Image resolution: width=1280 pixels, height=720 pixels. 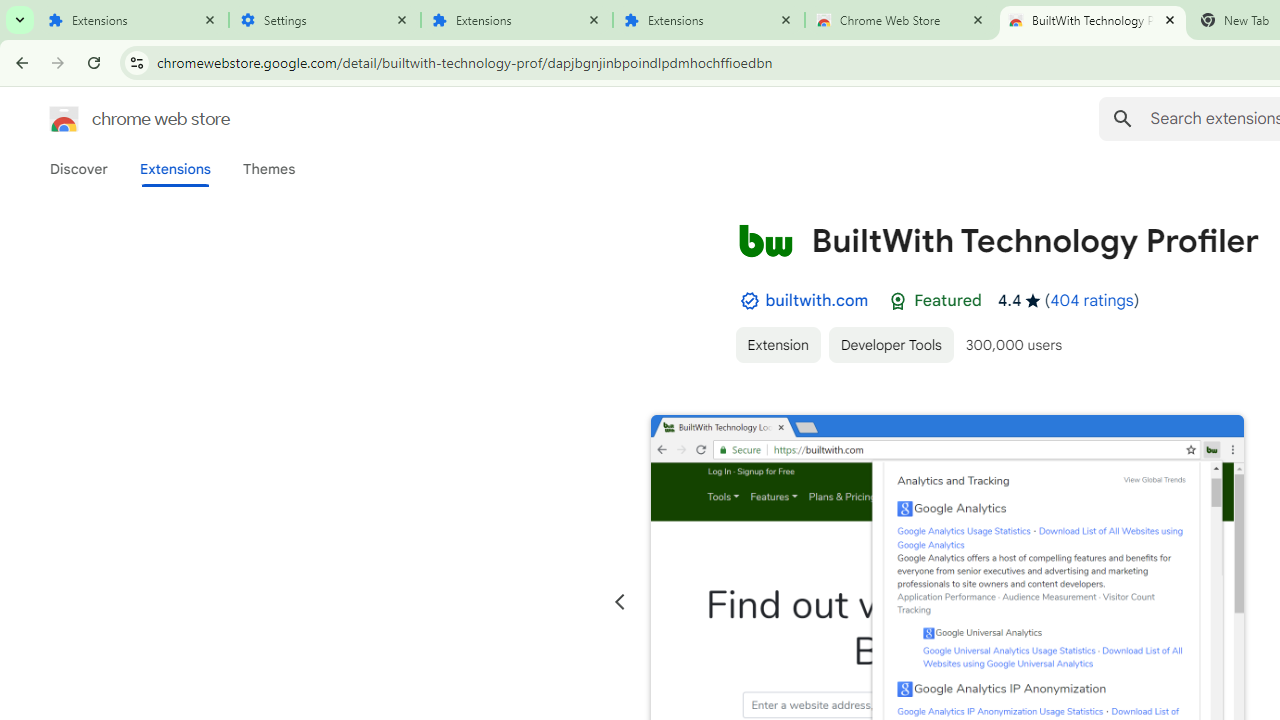 What do you see at coordinates (748, 301) in the screenshot?
I see `'By Established Publisher Badge'` at bounding box center [748, 301].